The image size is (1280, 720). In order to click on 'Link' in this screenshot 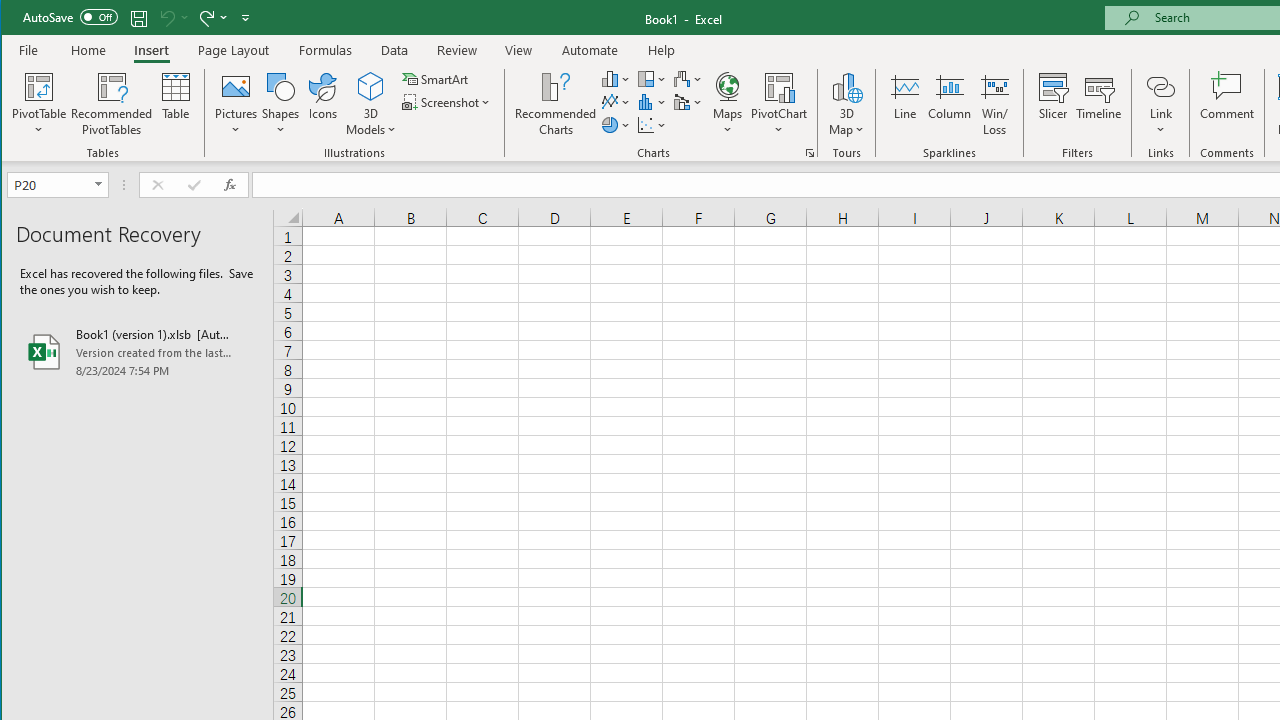, I will do `click(1160, 104)`.